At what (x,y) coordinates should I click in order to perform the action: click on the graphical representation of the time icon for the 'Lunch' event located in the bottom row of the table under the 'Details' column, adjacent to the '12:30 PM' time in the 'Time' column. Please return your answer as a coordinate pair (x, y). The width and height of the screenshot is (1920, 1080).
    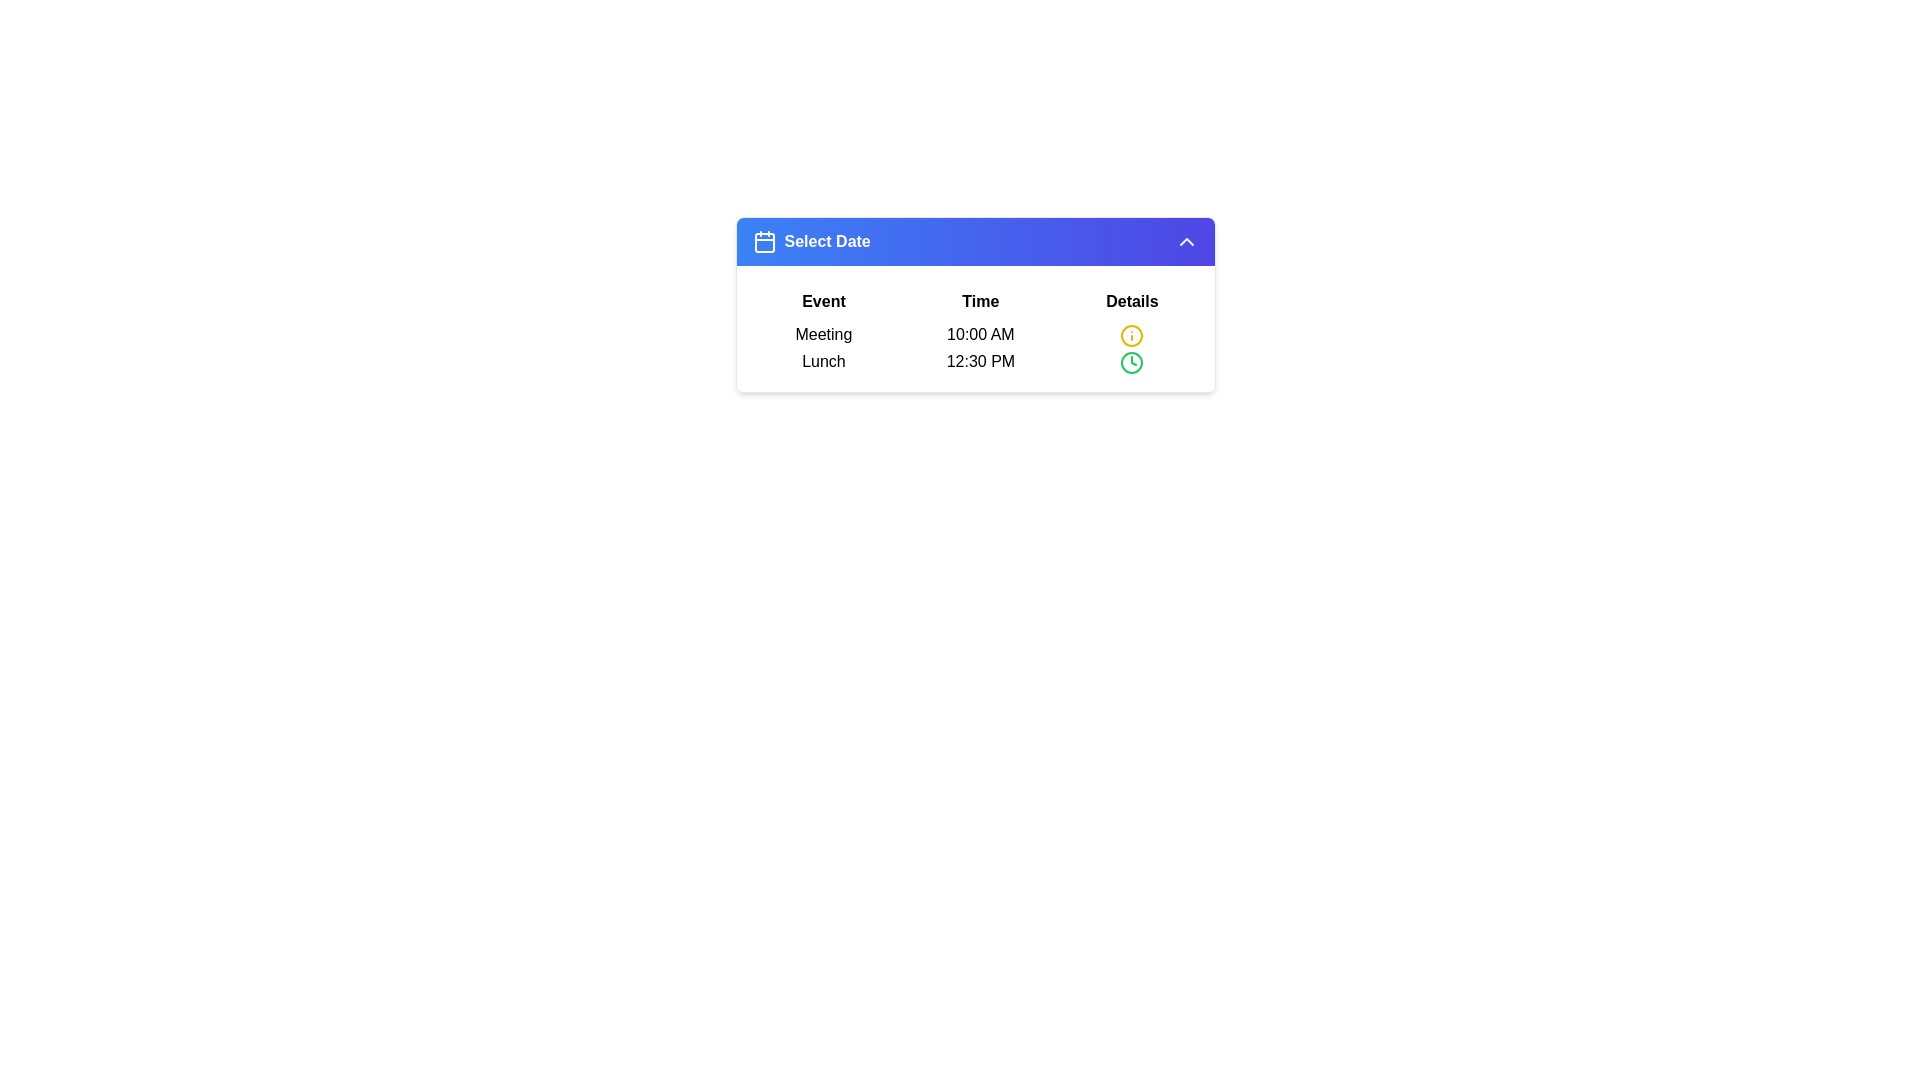
    Looking at the image, I should click on (1132, 362).